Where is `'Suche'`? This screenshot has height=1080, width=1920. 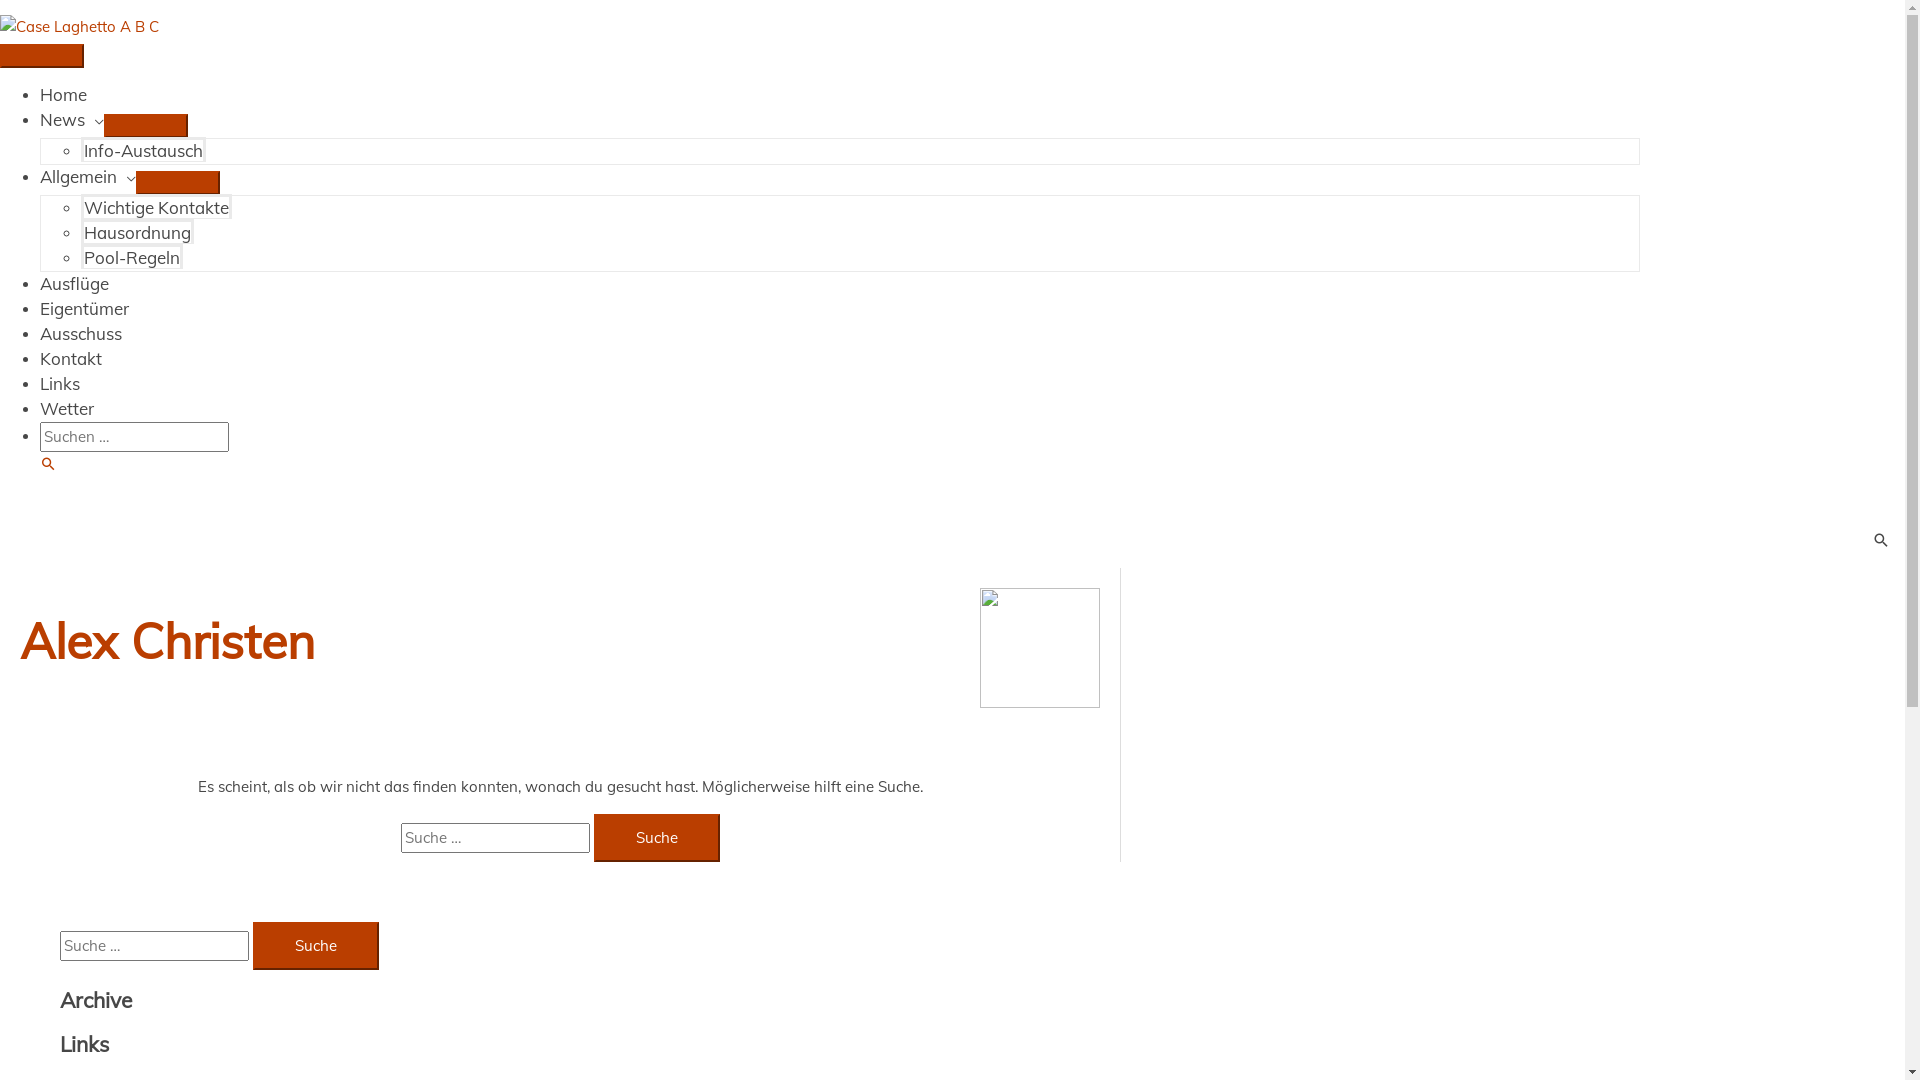 'Suche' is located at coordinates (315, 945).